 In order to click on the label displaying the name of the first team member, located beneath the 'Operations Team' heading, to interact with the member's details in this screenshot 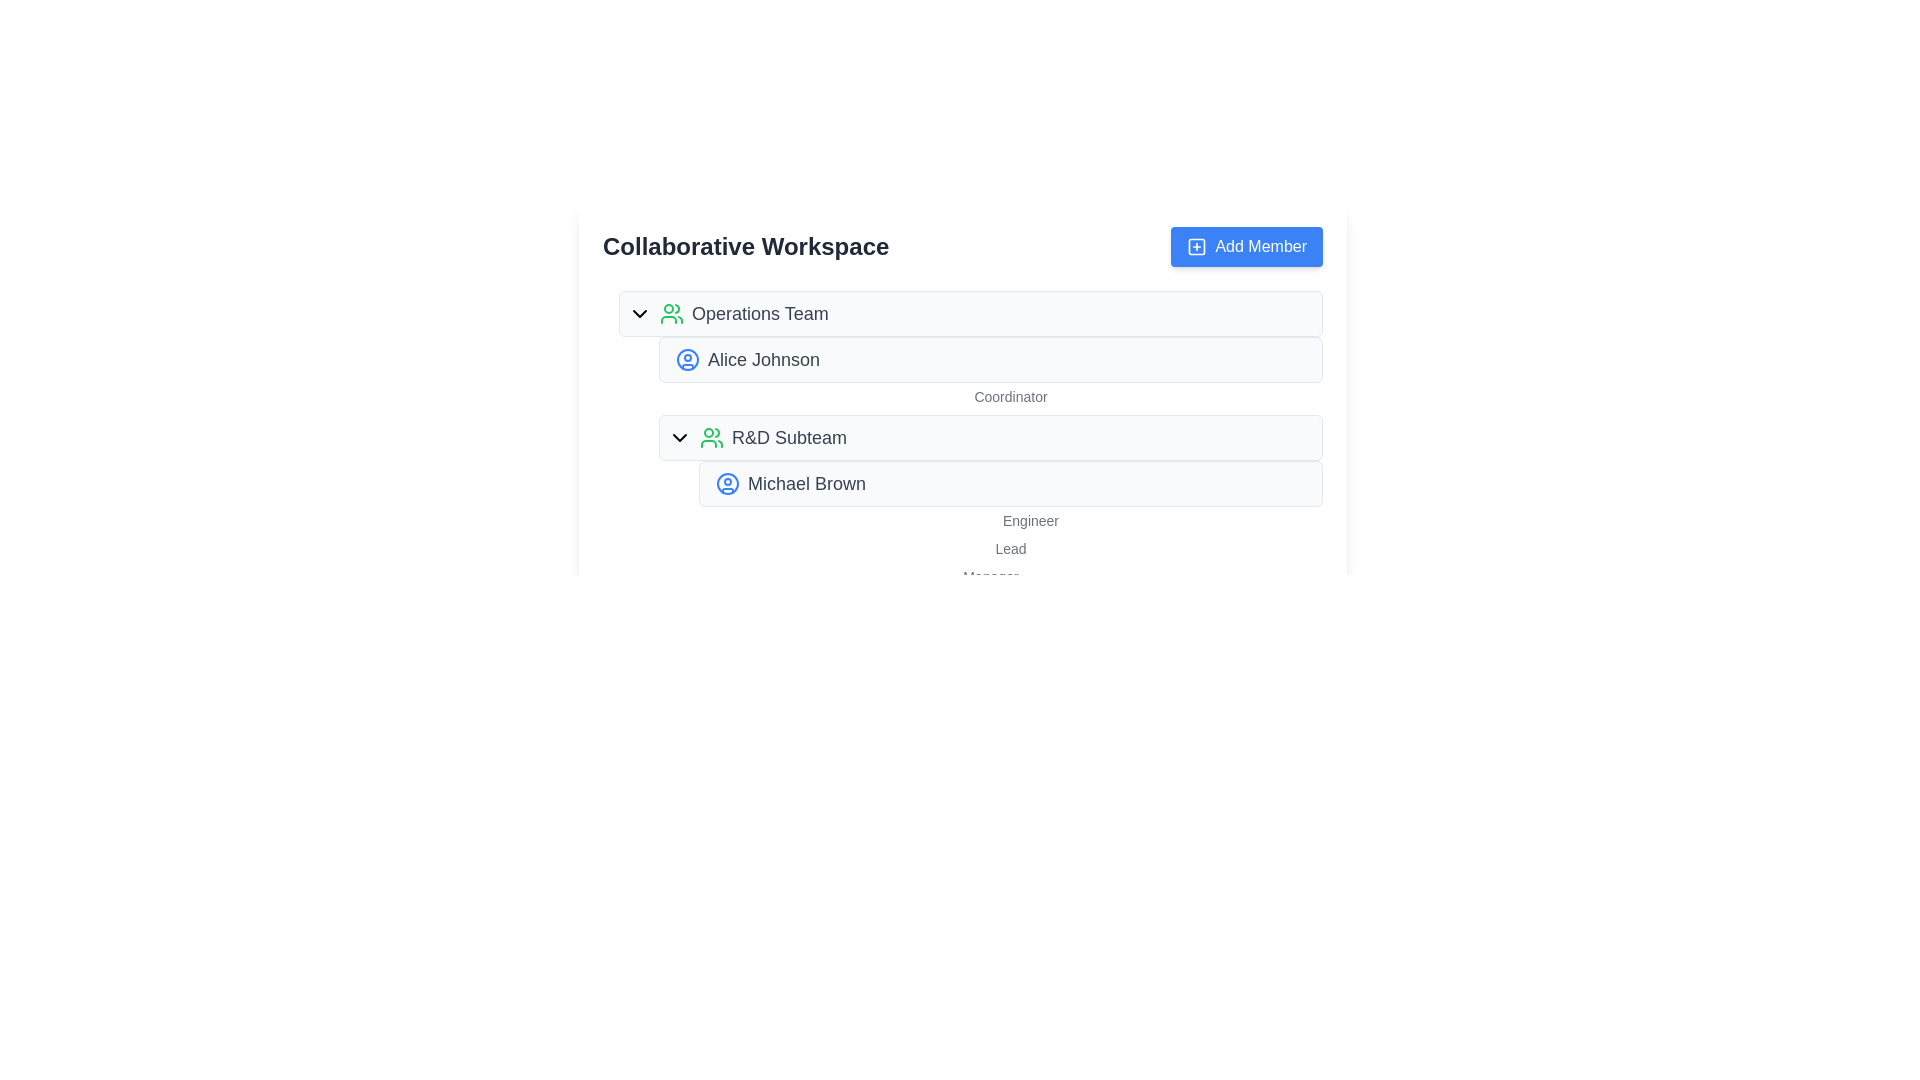, I will do `click(747, 358)`.